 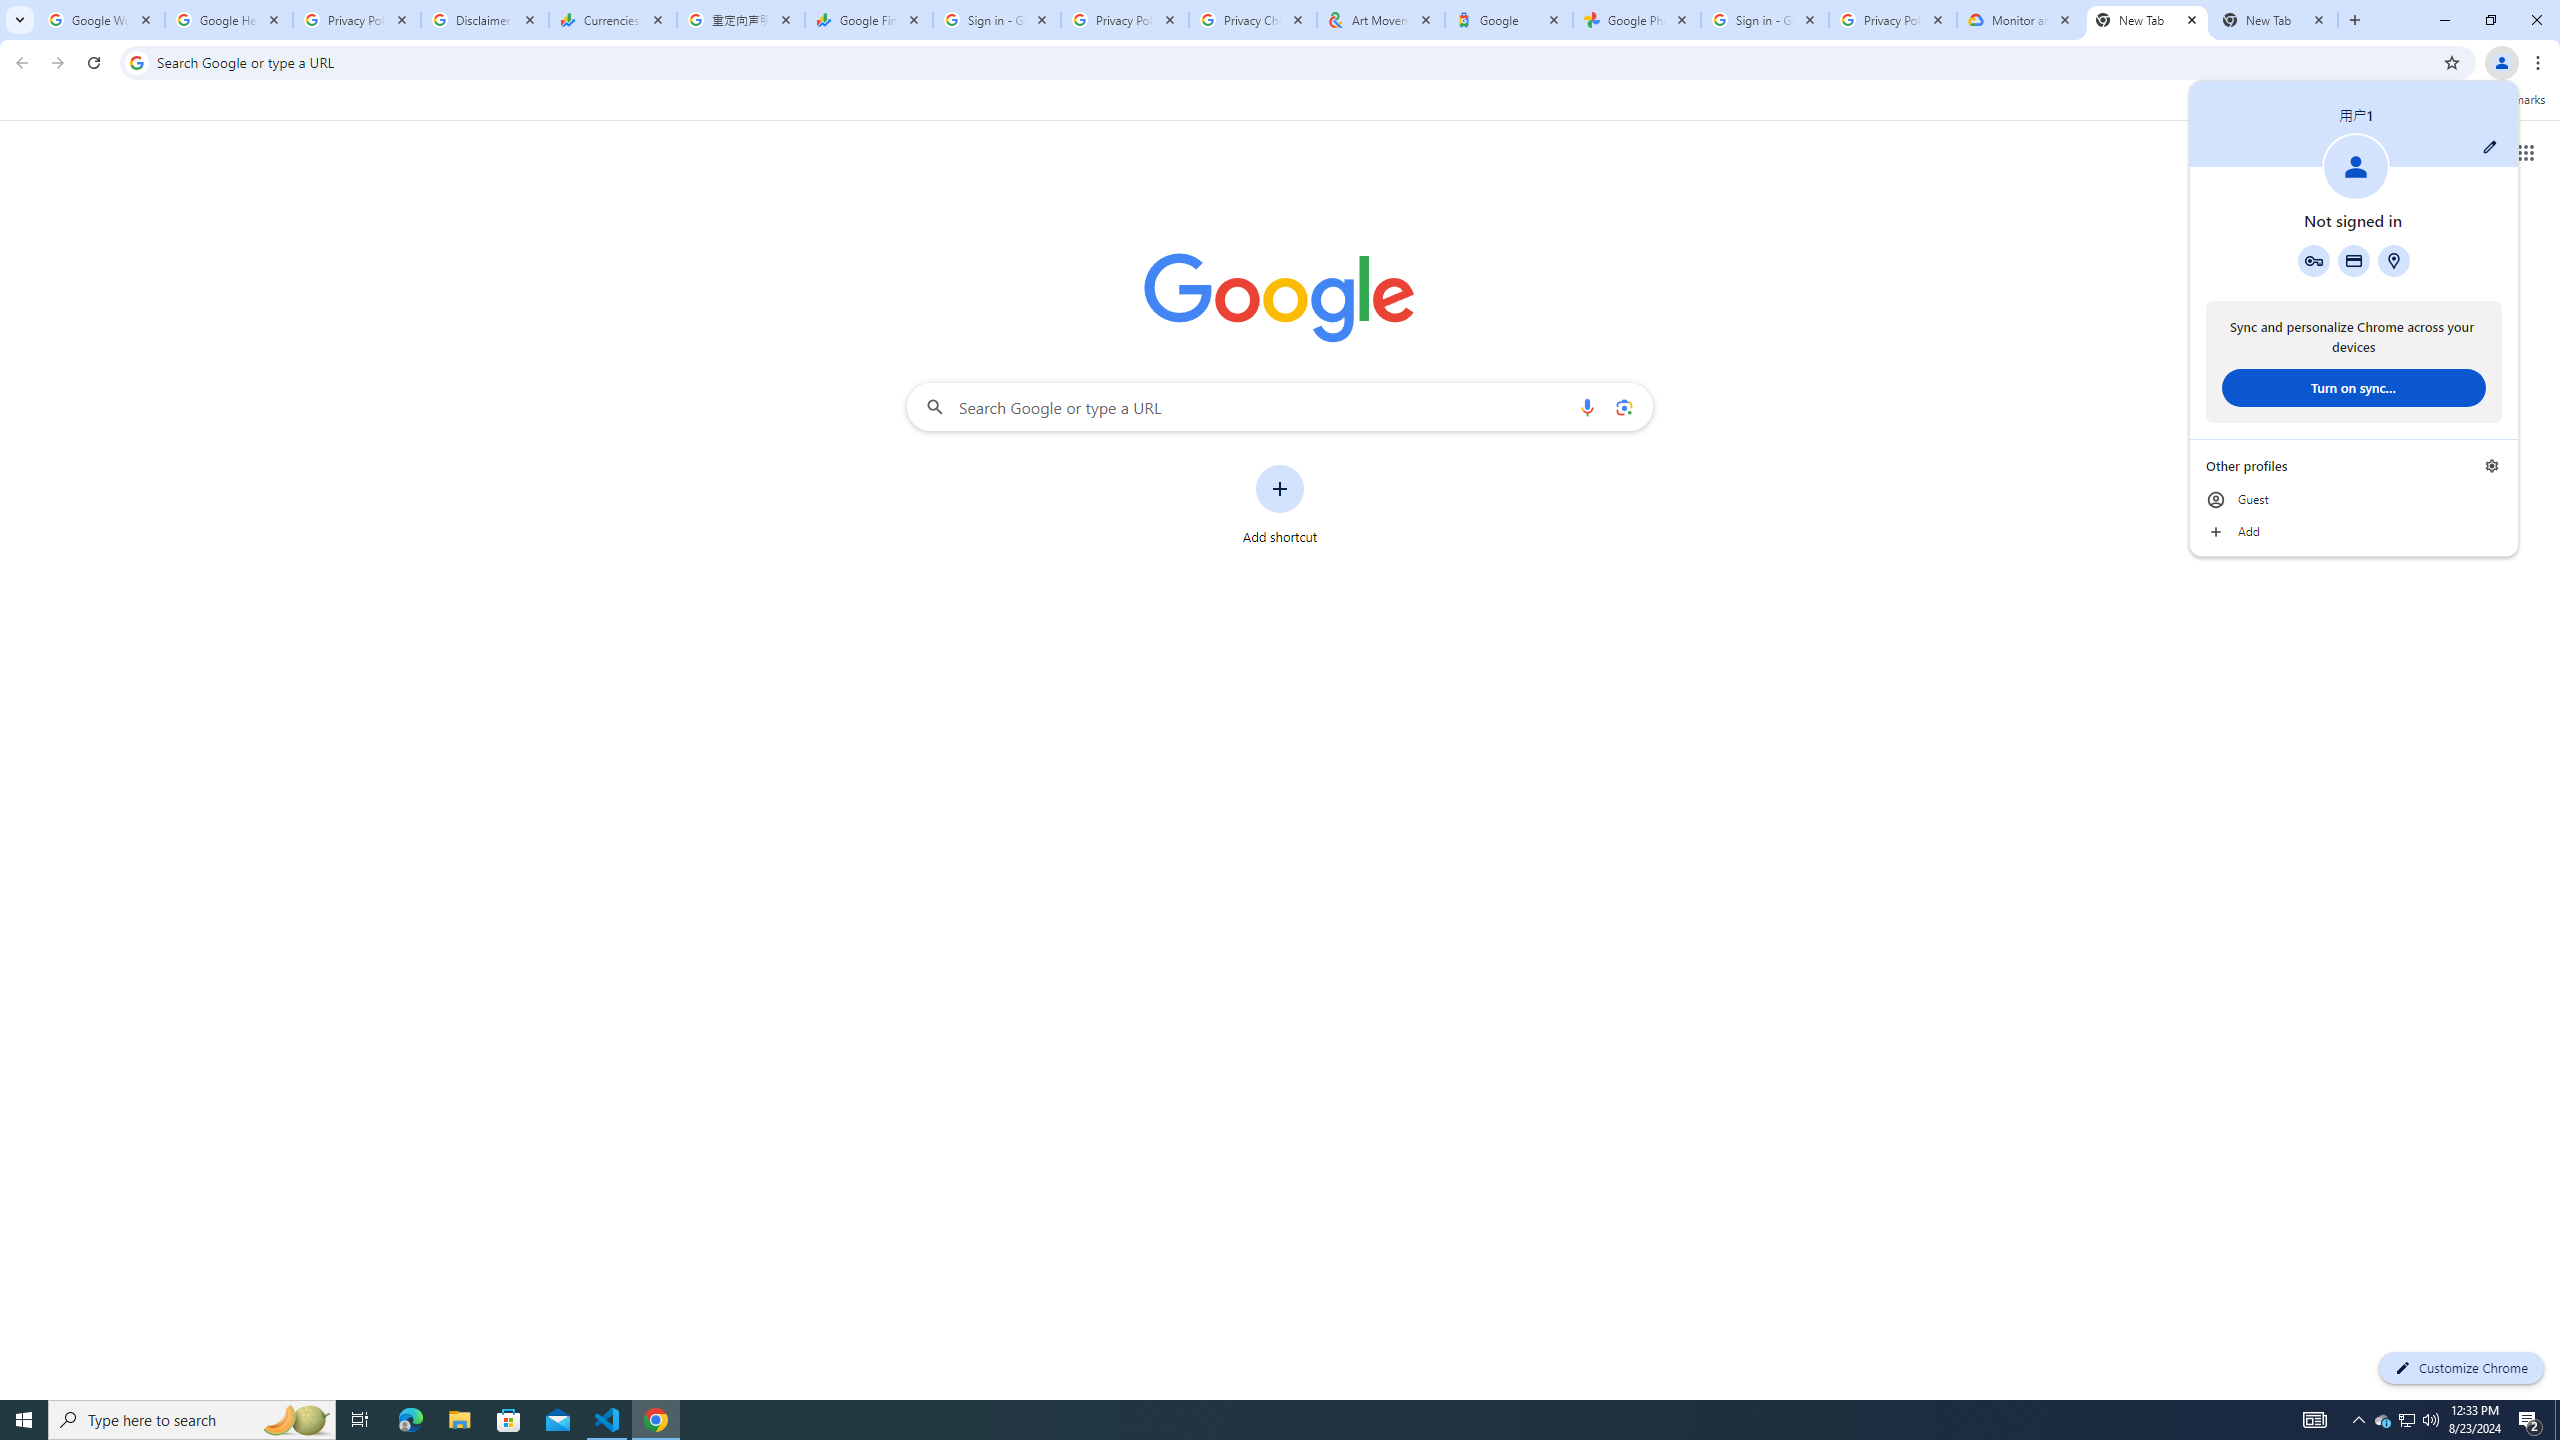 What do you see at coordinates (1252, 19) in the screenshot?
I see `'Privacy Checkup'` at bounding box center [1252, 19].